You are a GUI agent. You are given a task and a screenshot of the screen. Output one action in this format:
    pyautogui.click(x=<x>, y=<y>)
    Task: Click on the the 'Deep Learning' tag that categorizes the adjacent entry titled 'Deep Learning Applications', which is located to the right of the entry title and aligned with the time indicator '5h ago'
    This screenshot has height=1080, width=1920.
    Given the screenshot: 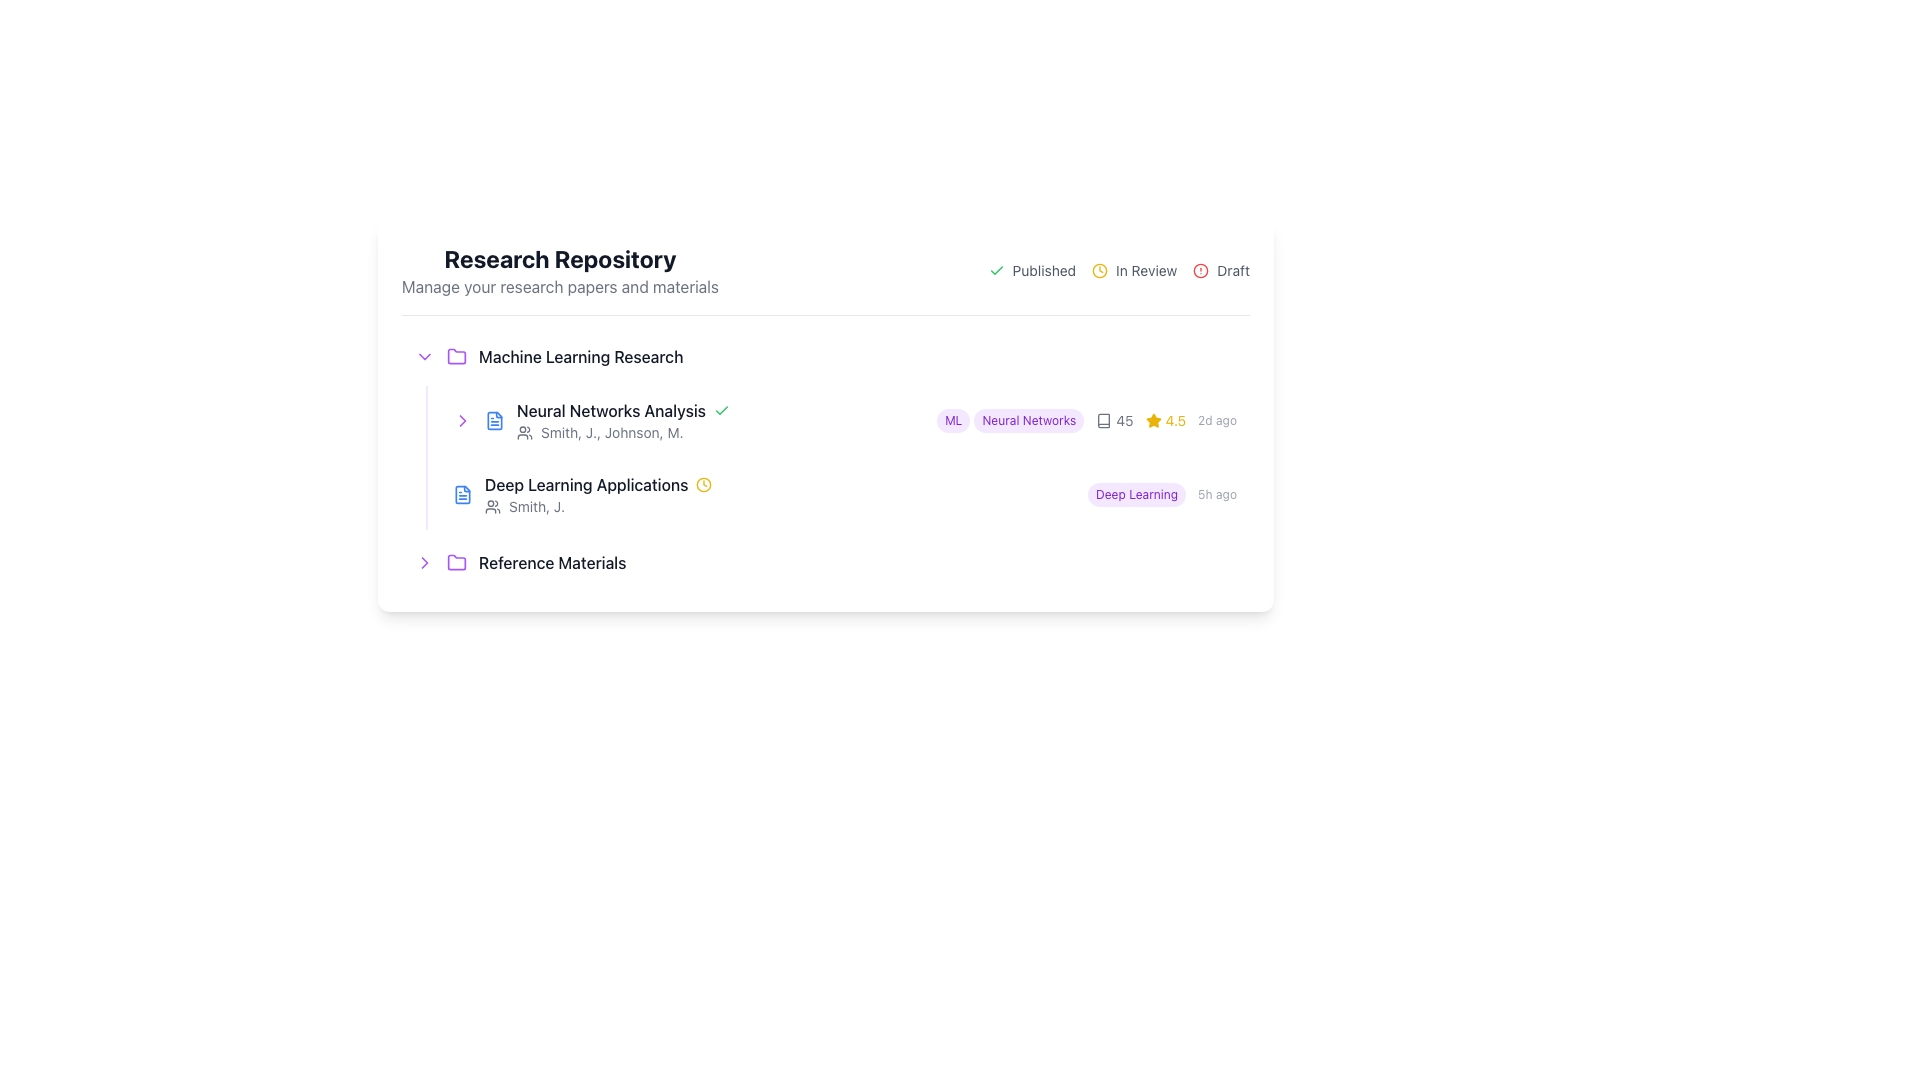 What is the action you would take?
    pyautogui.click(x=1137, y=494)
    